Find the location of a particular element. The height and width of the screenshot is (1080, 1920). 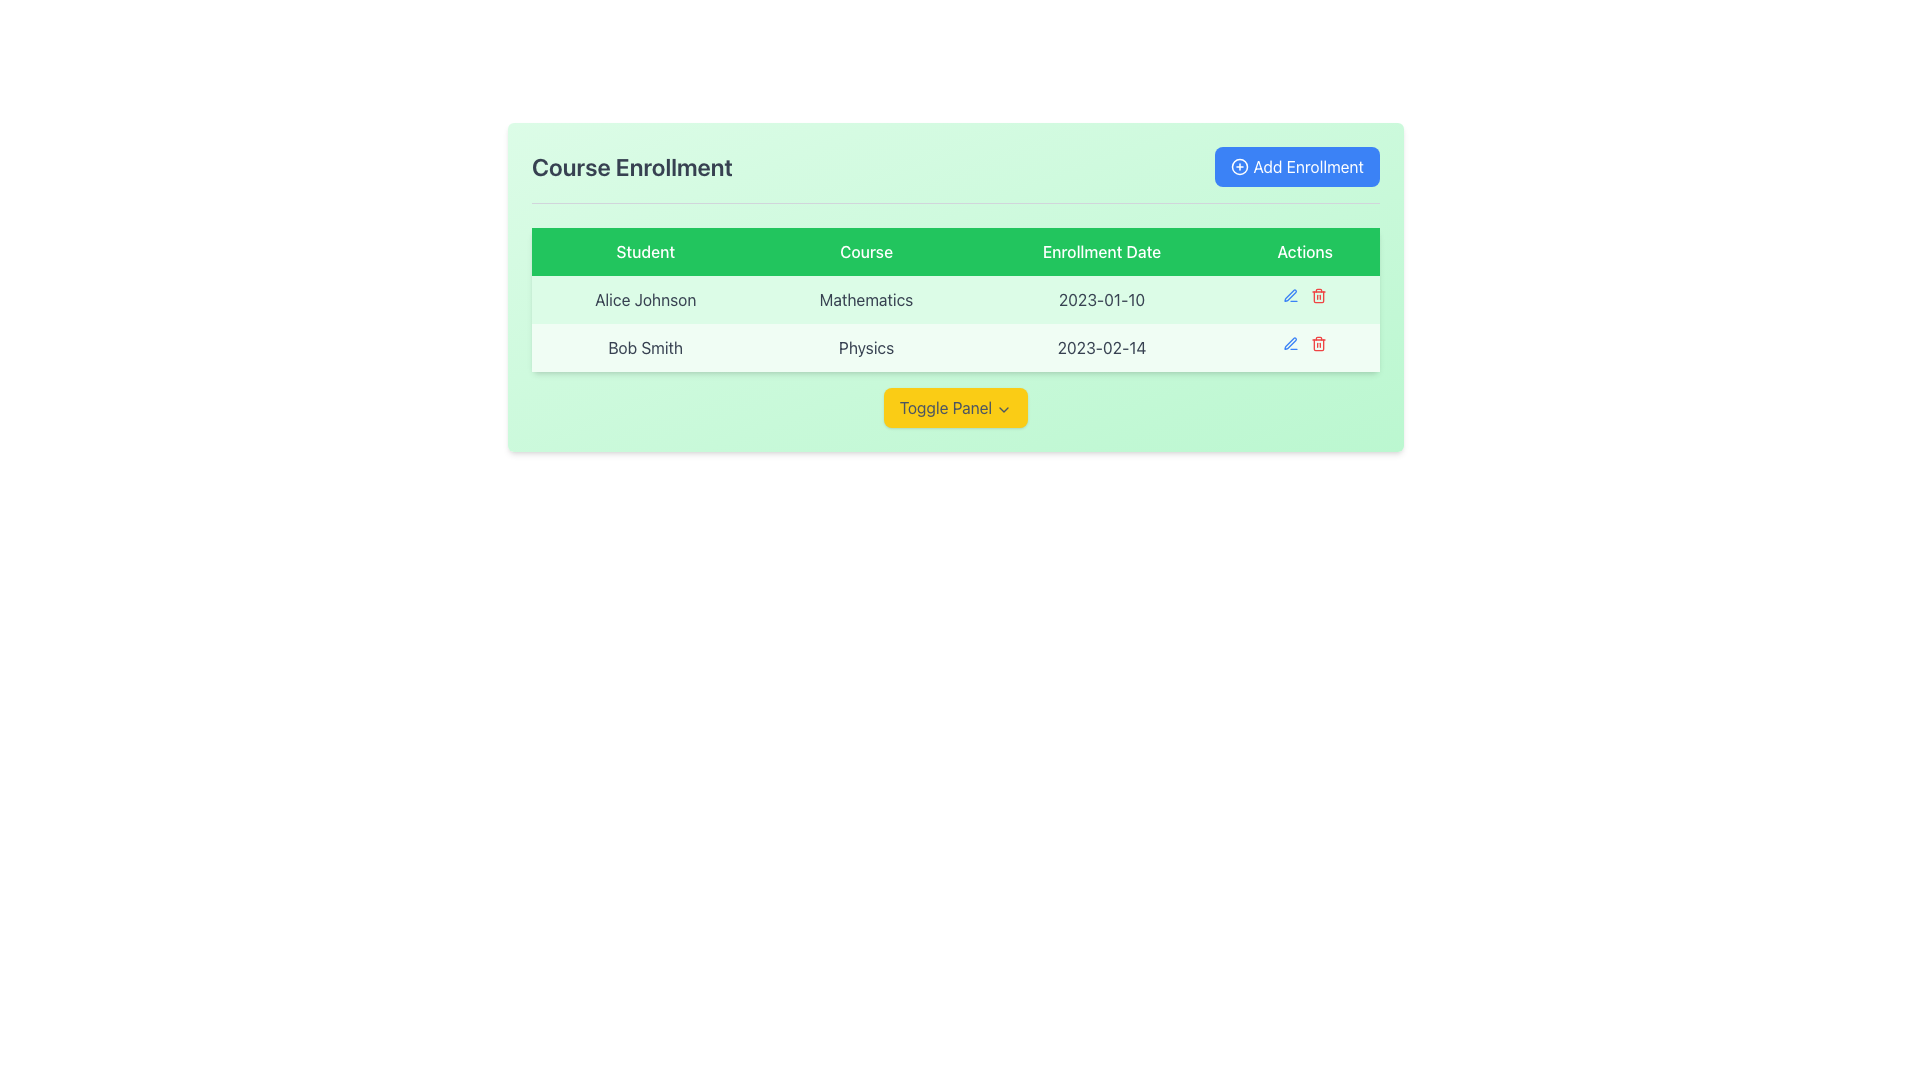

the 'Course Enrollment' text label, which is large, bold, and grayish-black on a light green background, positioned above the data table and to the left of the 'Add Enrollment' button is located at coordinates (631, 165).